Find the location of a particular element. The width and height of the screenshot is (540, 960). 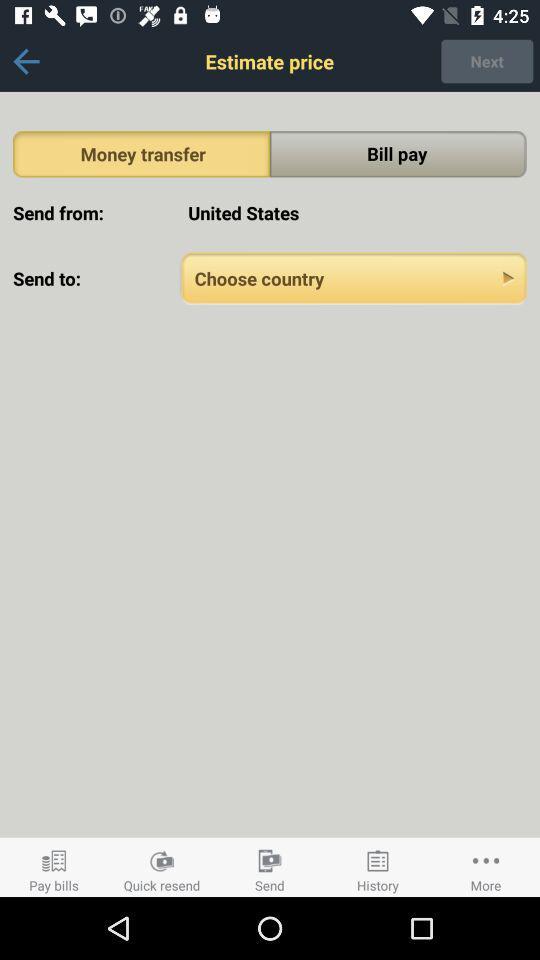

the item next to the money transfer is located at coordinates (398, 153).